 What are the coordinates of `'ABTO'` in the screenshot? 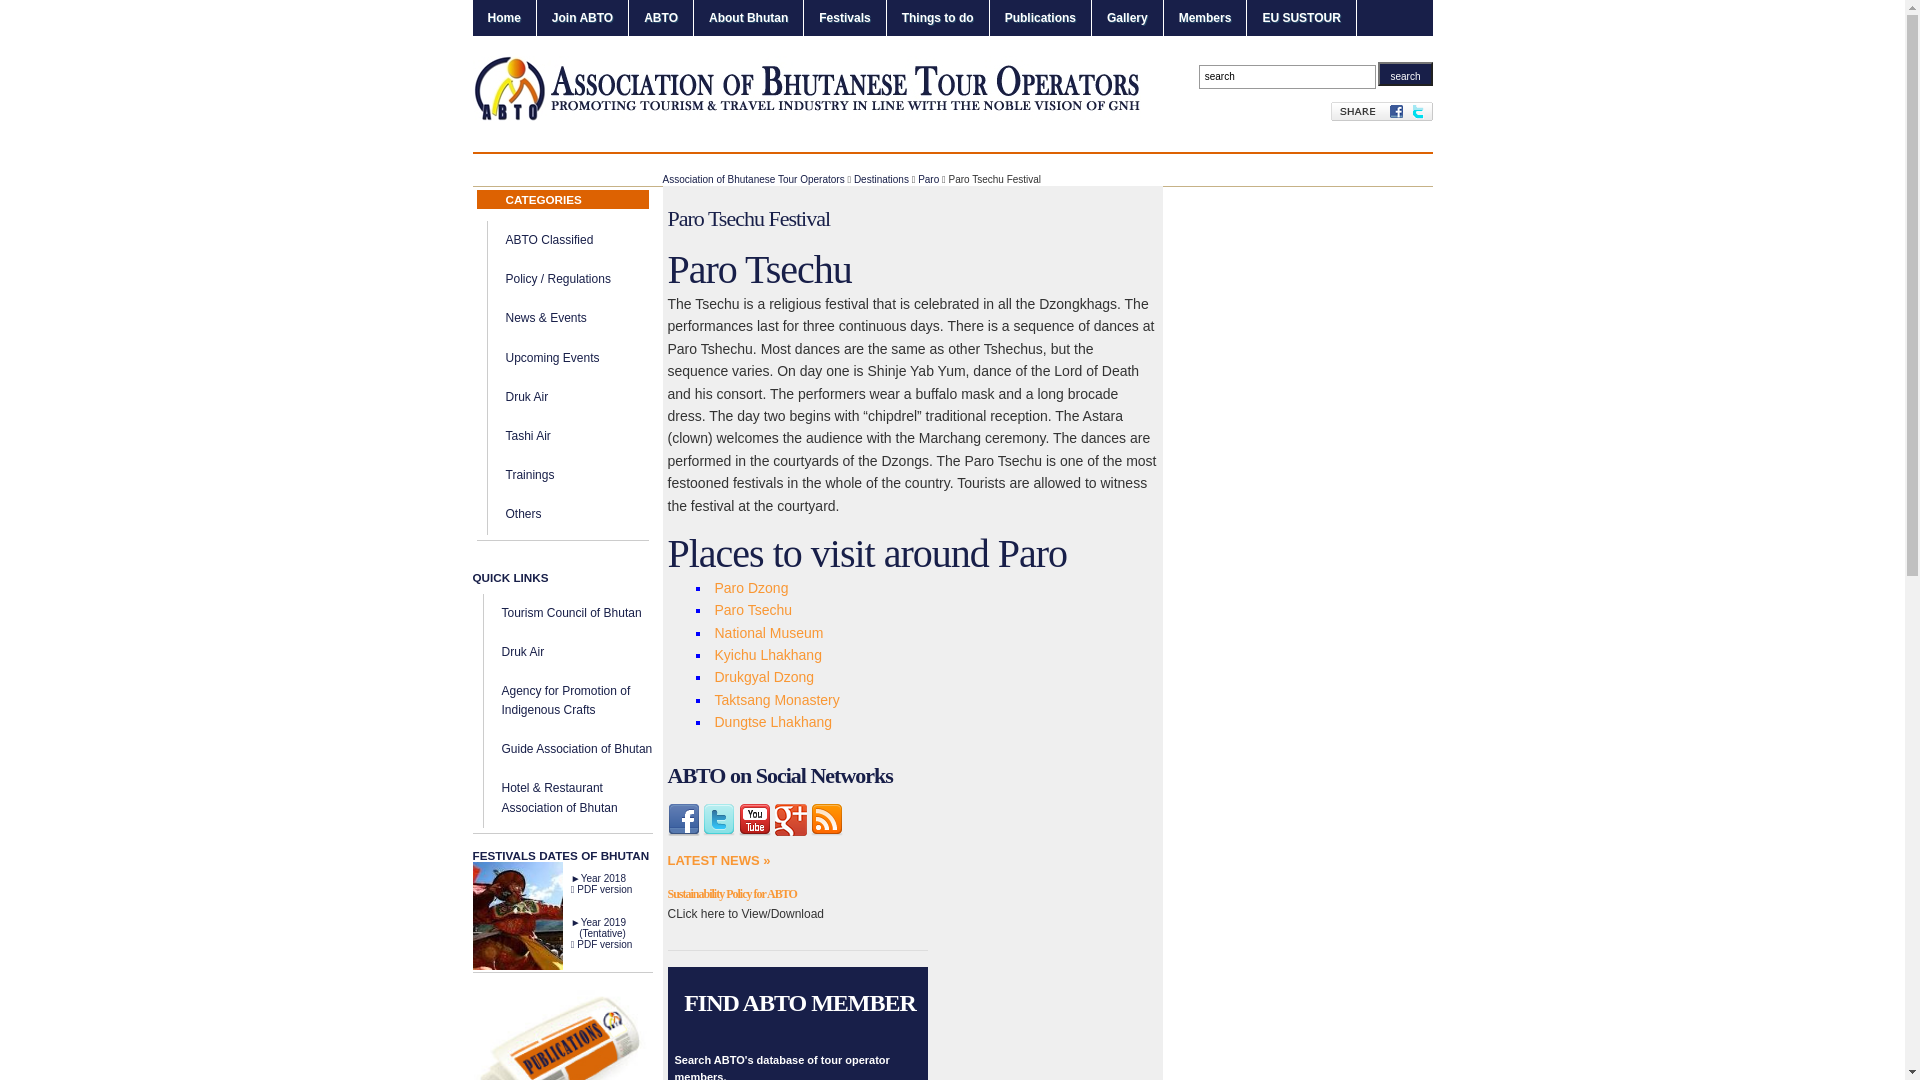 It's located at (661, 18).